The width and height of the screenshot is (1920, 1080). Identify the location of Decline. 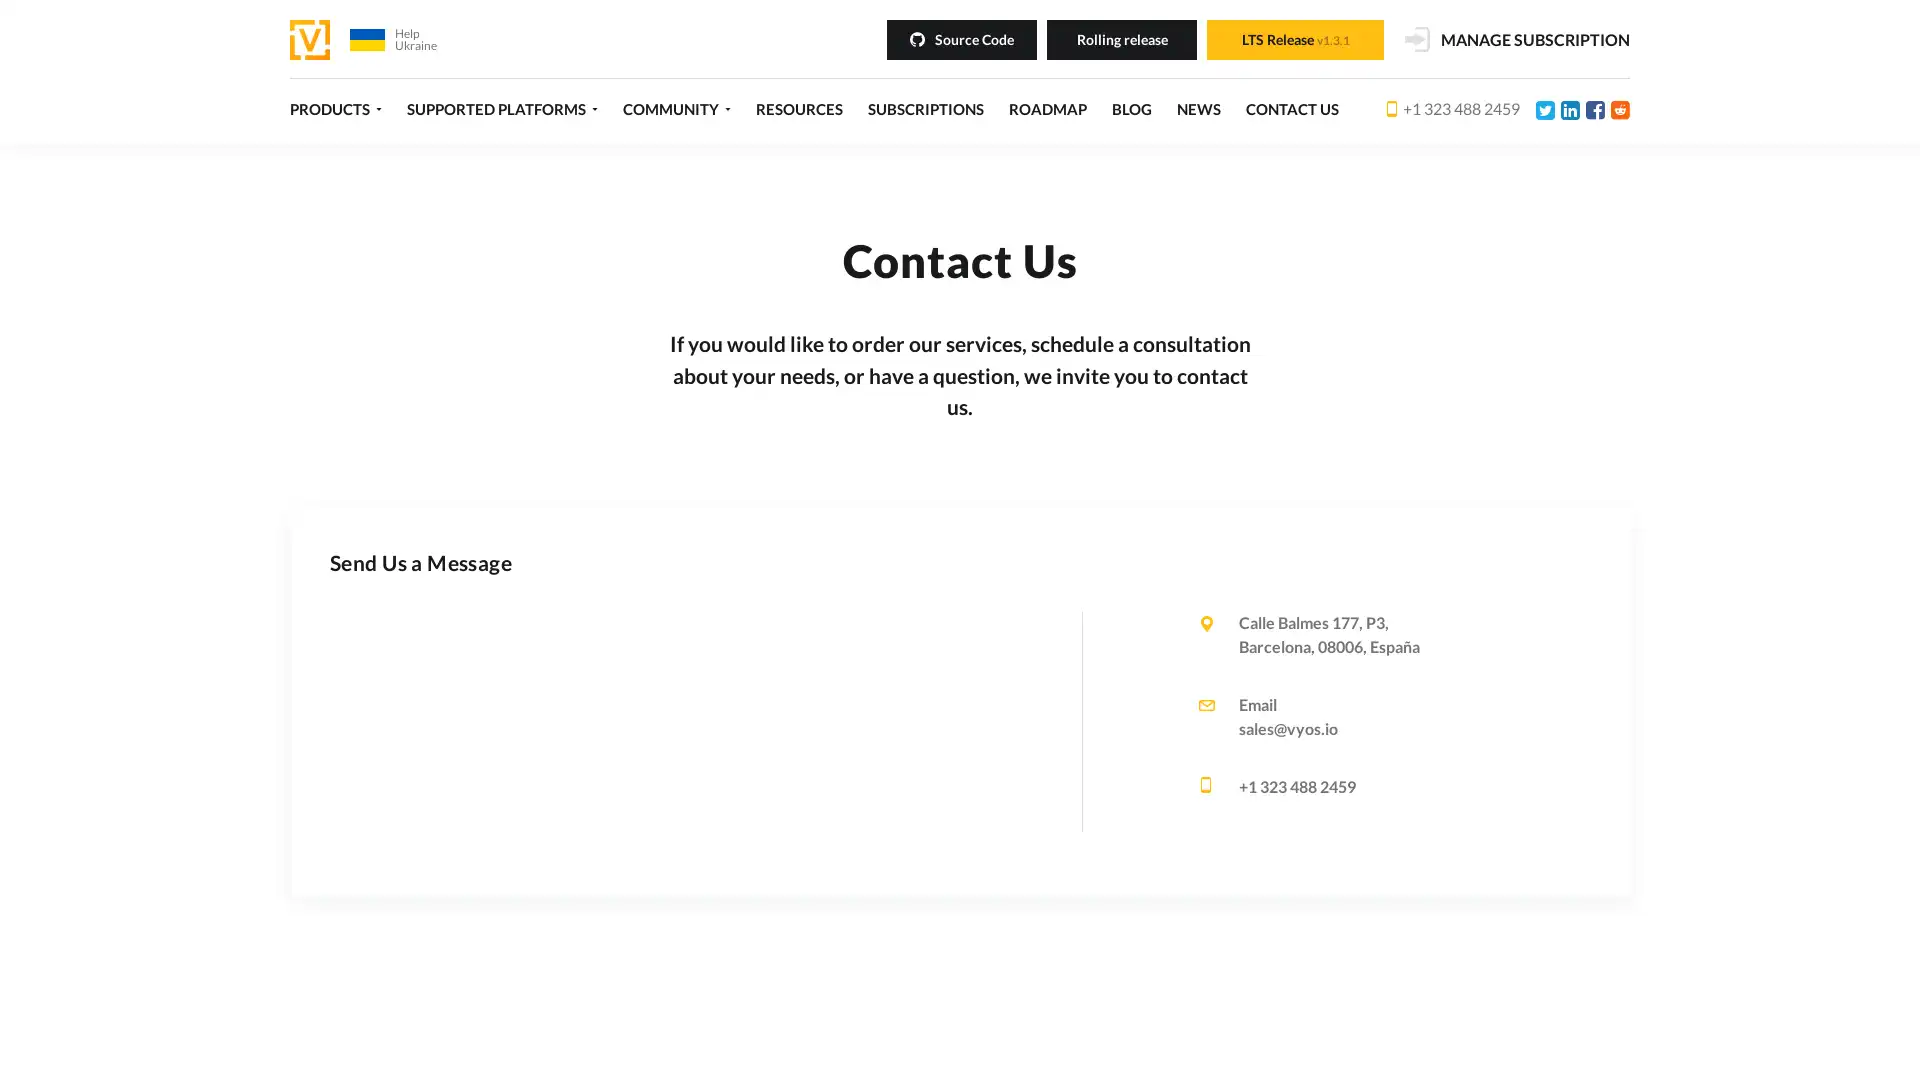
(1323, 1033).